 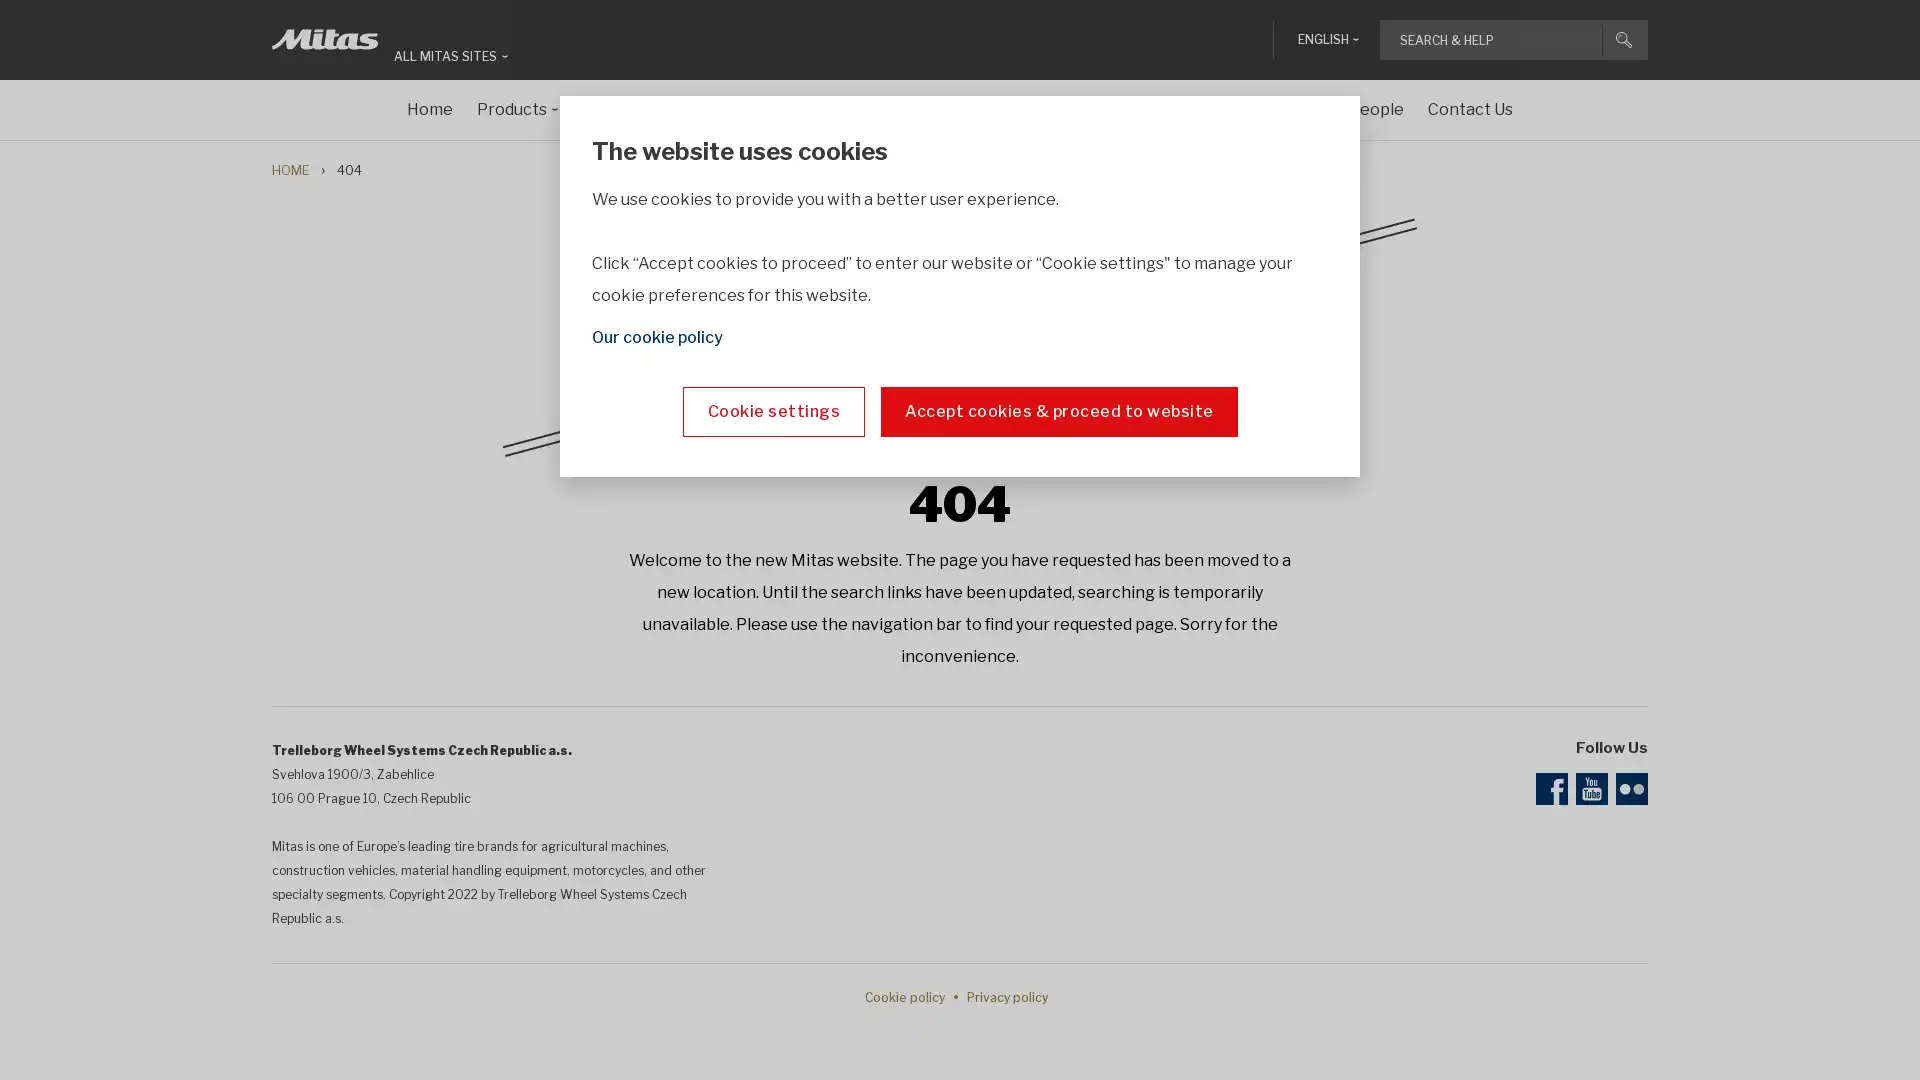 I want to click on Cookie settings, so click(x=772, y=410).